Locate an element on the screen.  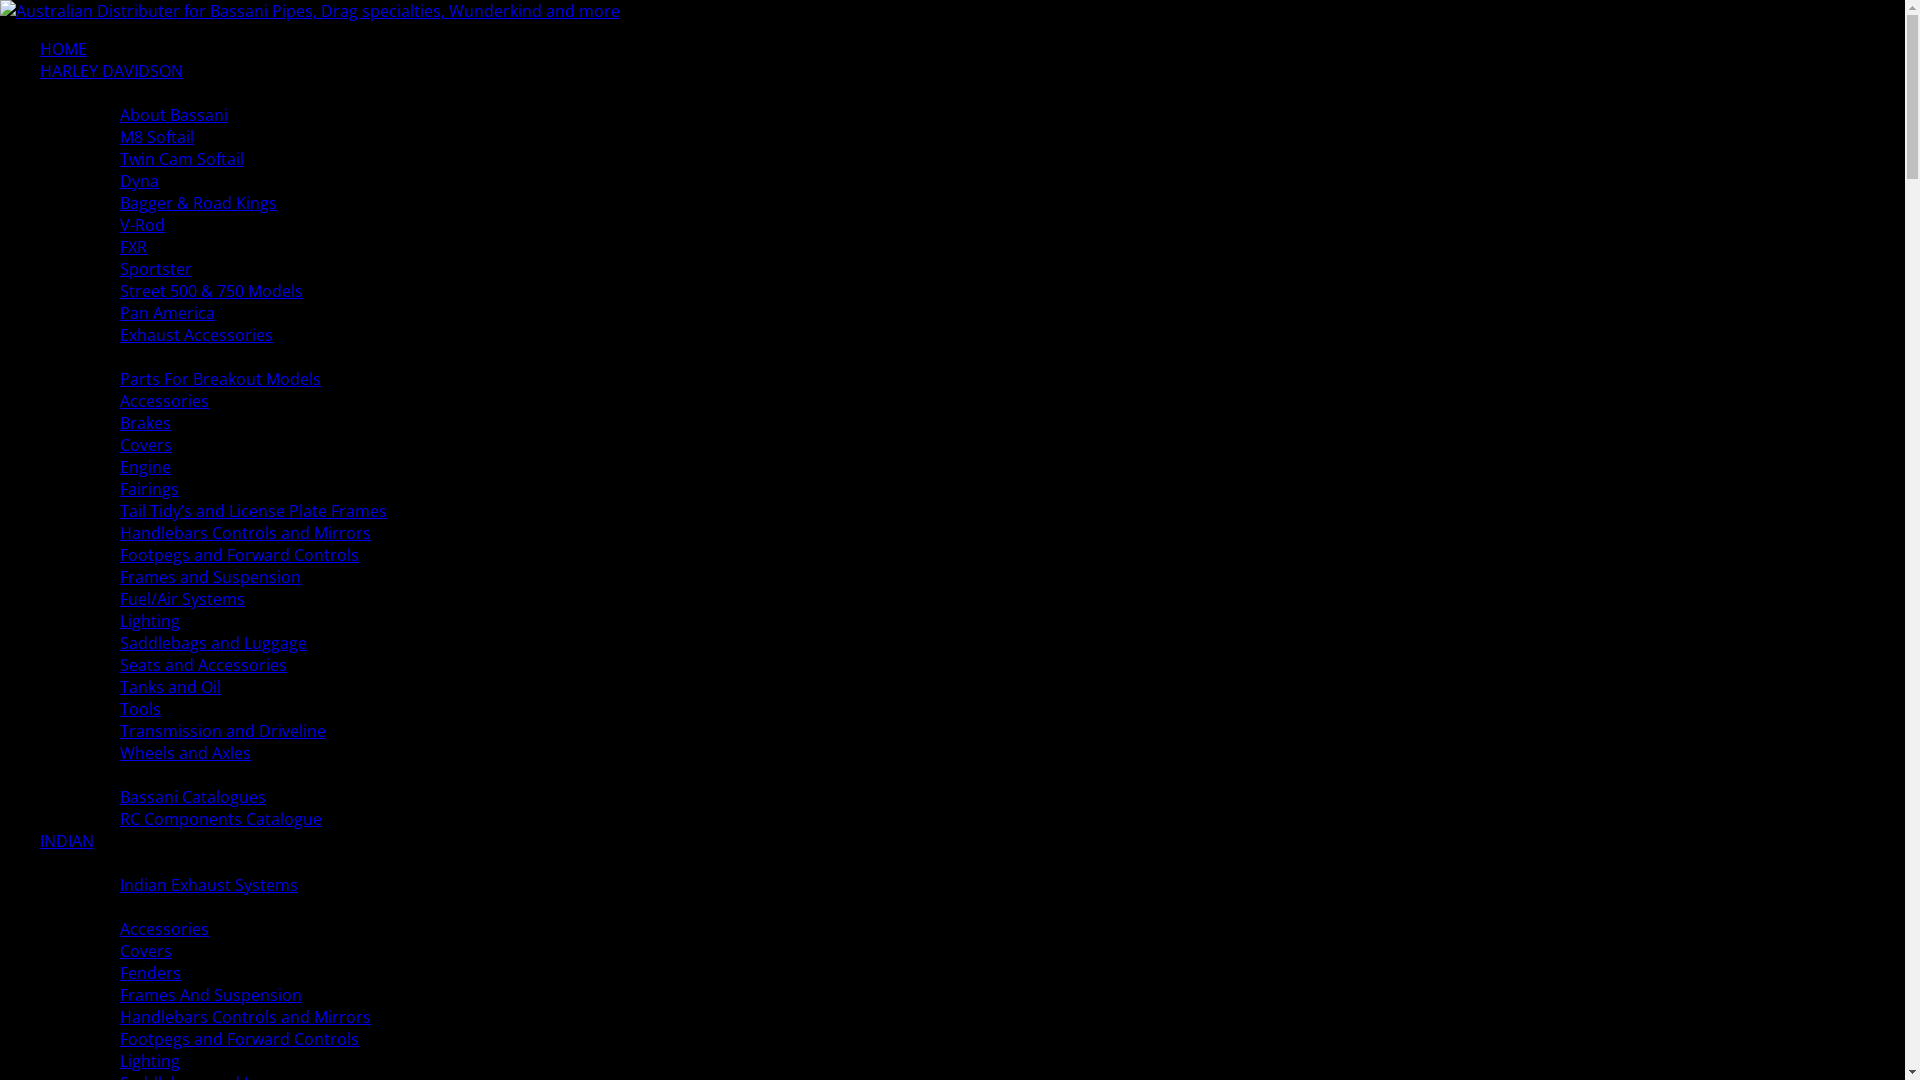
'Dyna' is located at coordinates (138, 181).